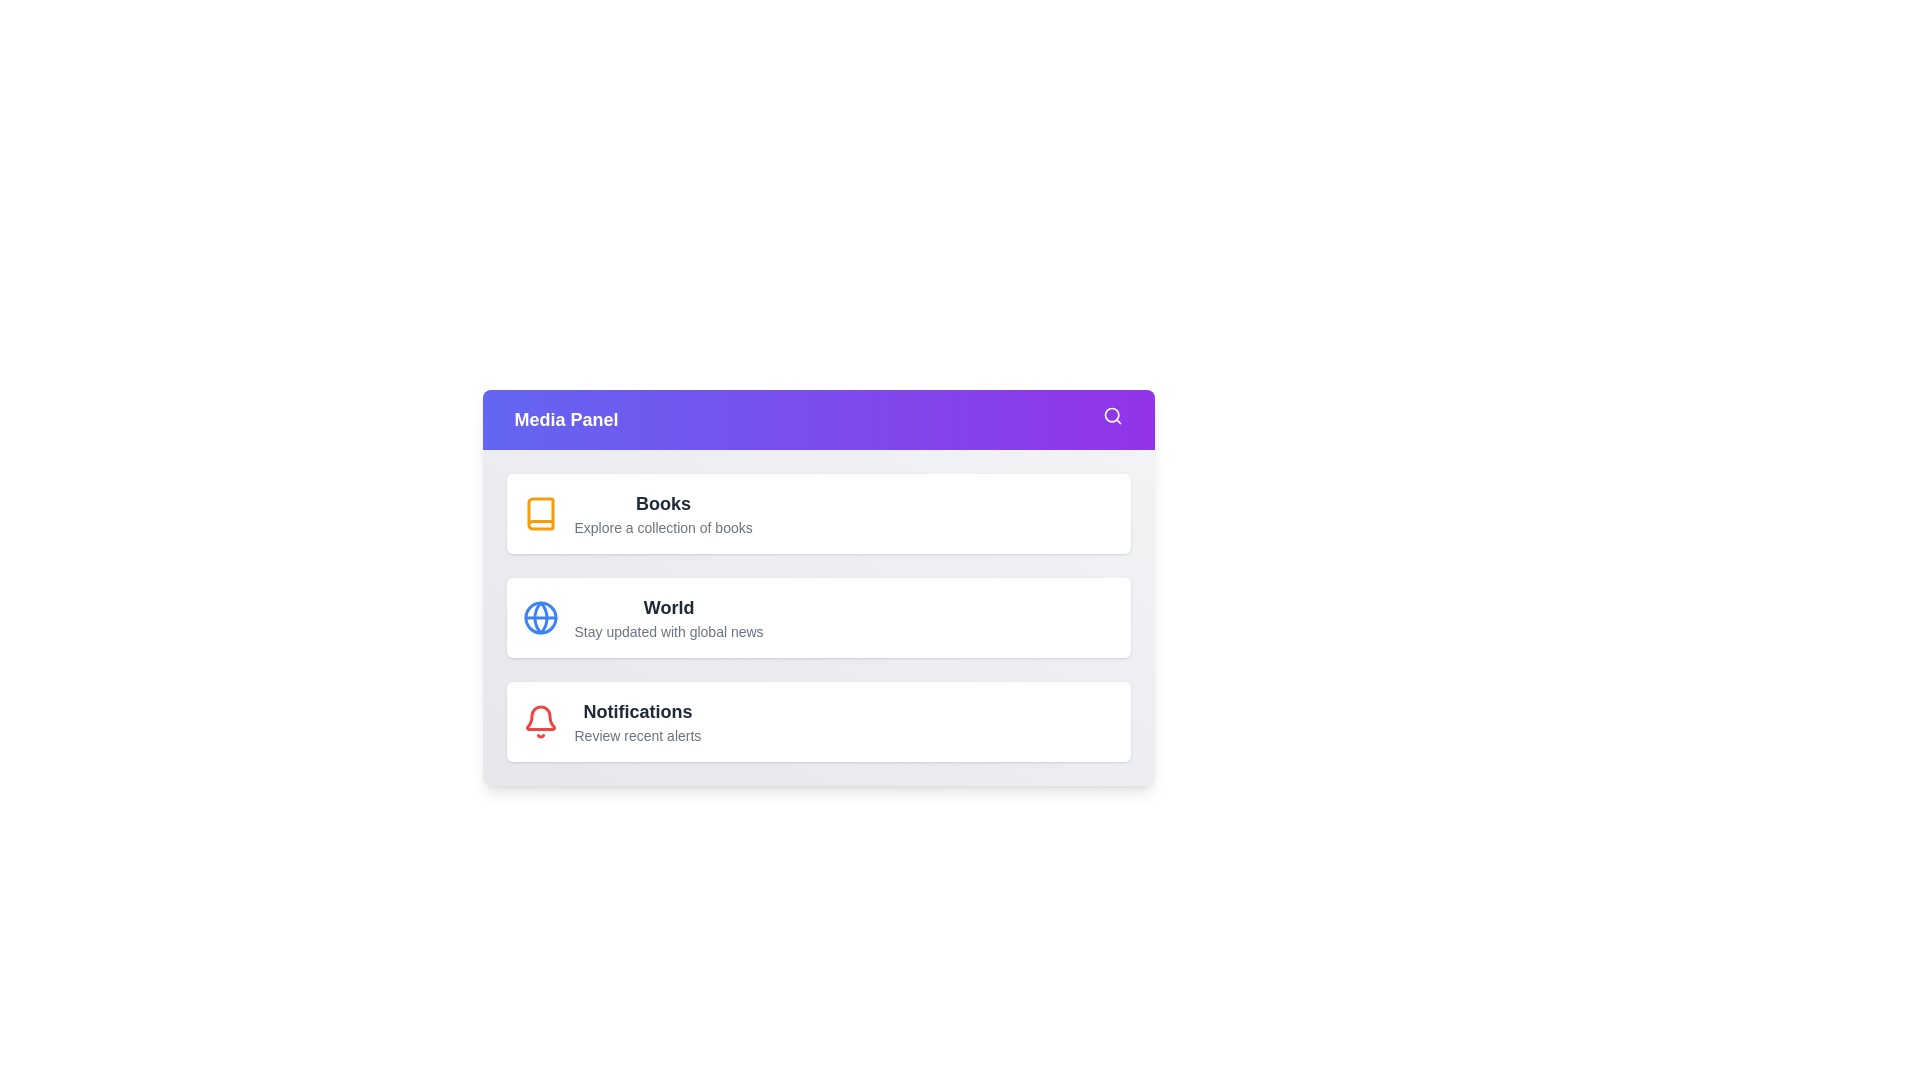 Image resolution: width=1920 pixels, height=1080 pixels. Describe the element at coordinates (540, 616) in the screenshot. I see `the menu option World to view its highlight` at that location.